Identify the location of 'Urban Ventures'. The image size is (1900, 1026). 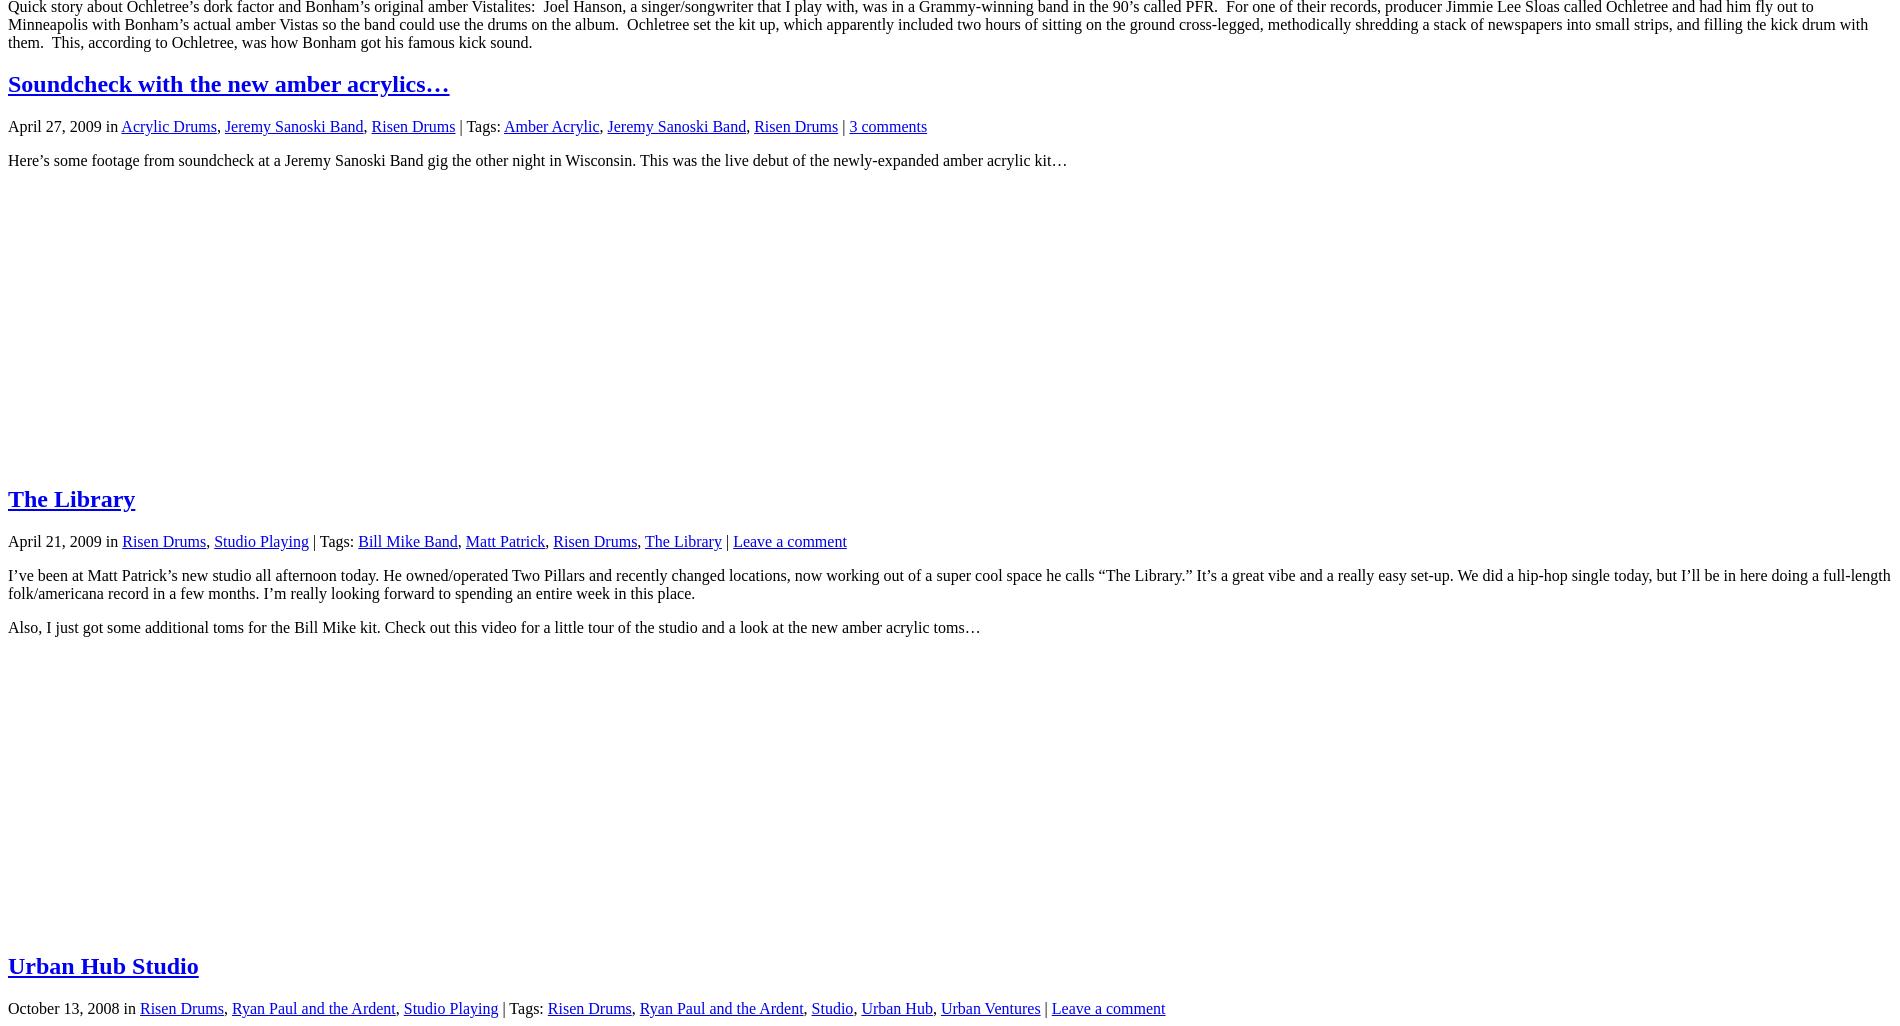
(990, 1007).